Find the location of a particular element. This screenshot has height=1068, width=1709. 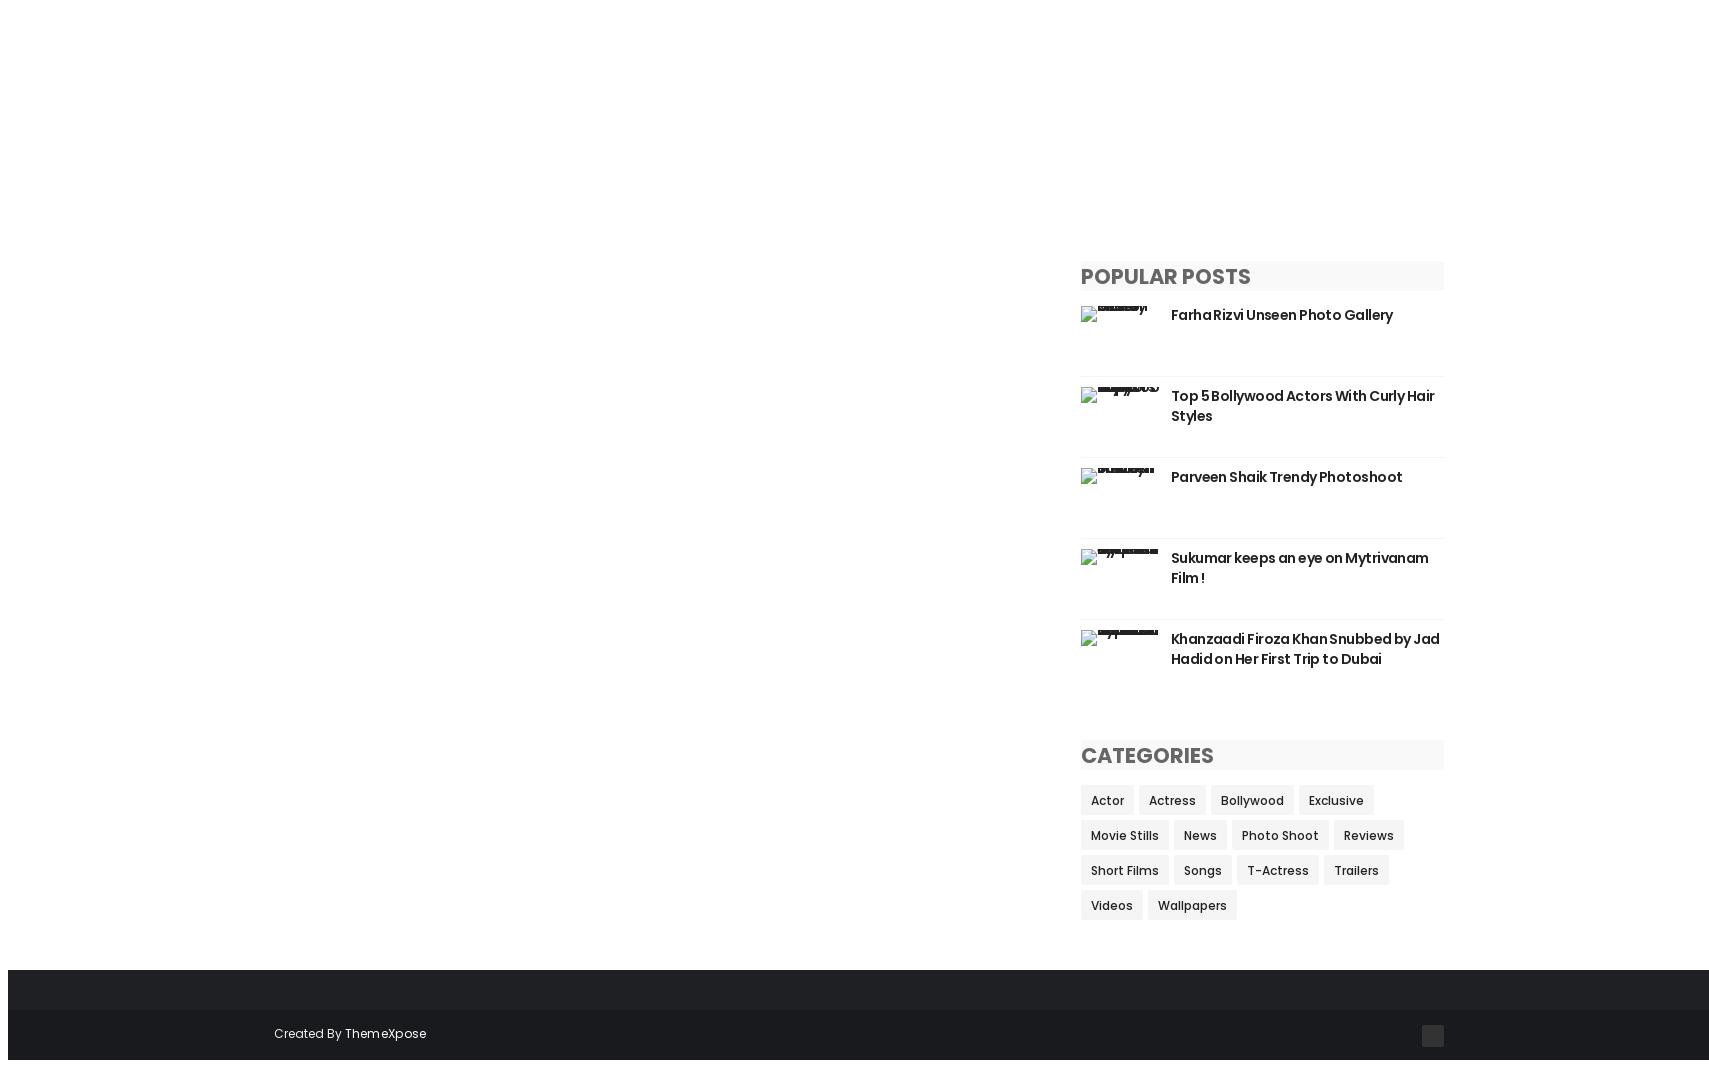

'Sukumar keeps an eye on Mytrivanam Film !' is located at coordinates (1299, 566).